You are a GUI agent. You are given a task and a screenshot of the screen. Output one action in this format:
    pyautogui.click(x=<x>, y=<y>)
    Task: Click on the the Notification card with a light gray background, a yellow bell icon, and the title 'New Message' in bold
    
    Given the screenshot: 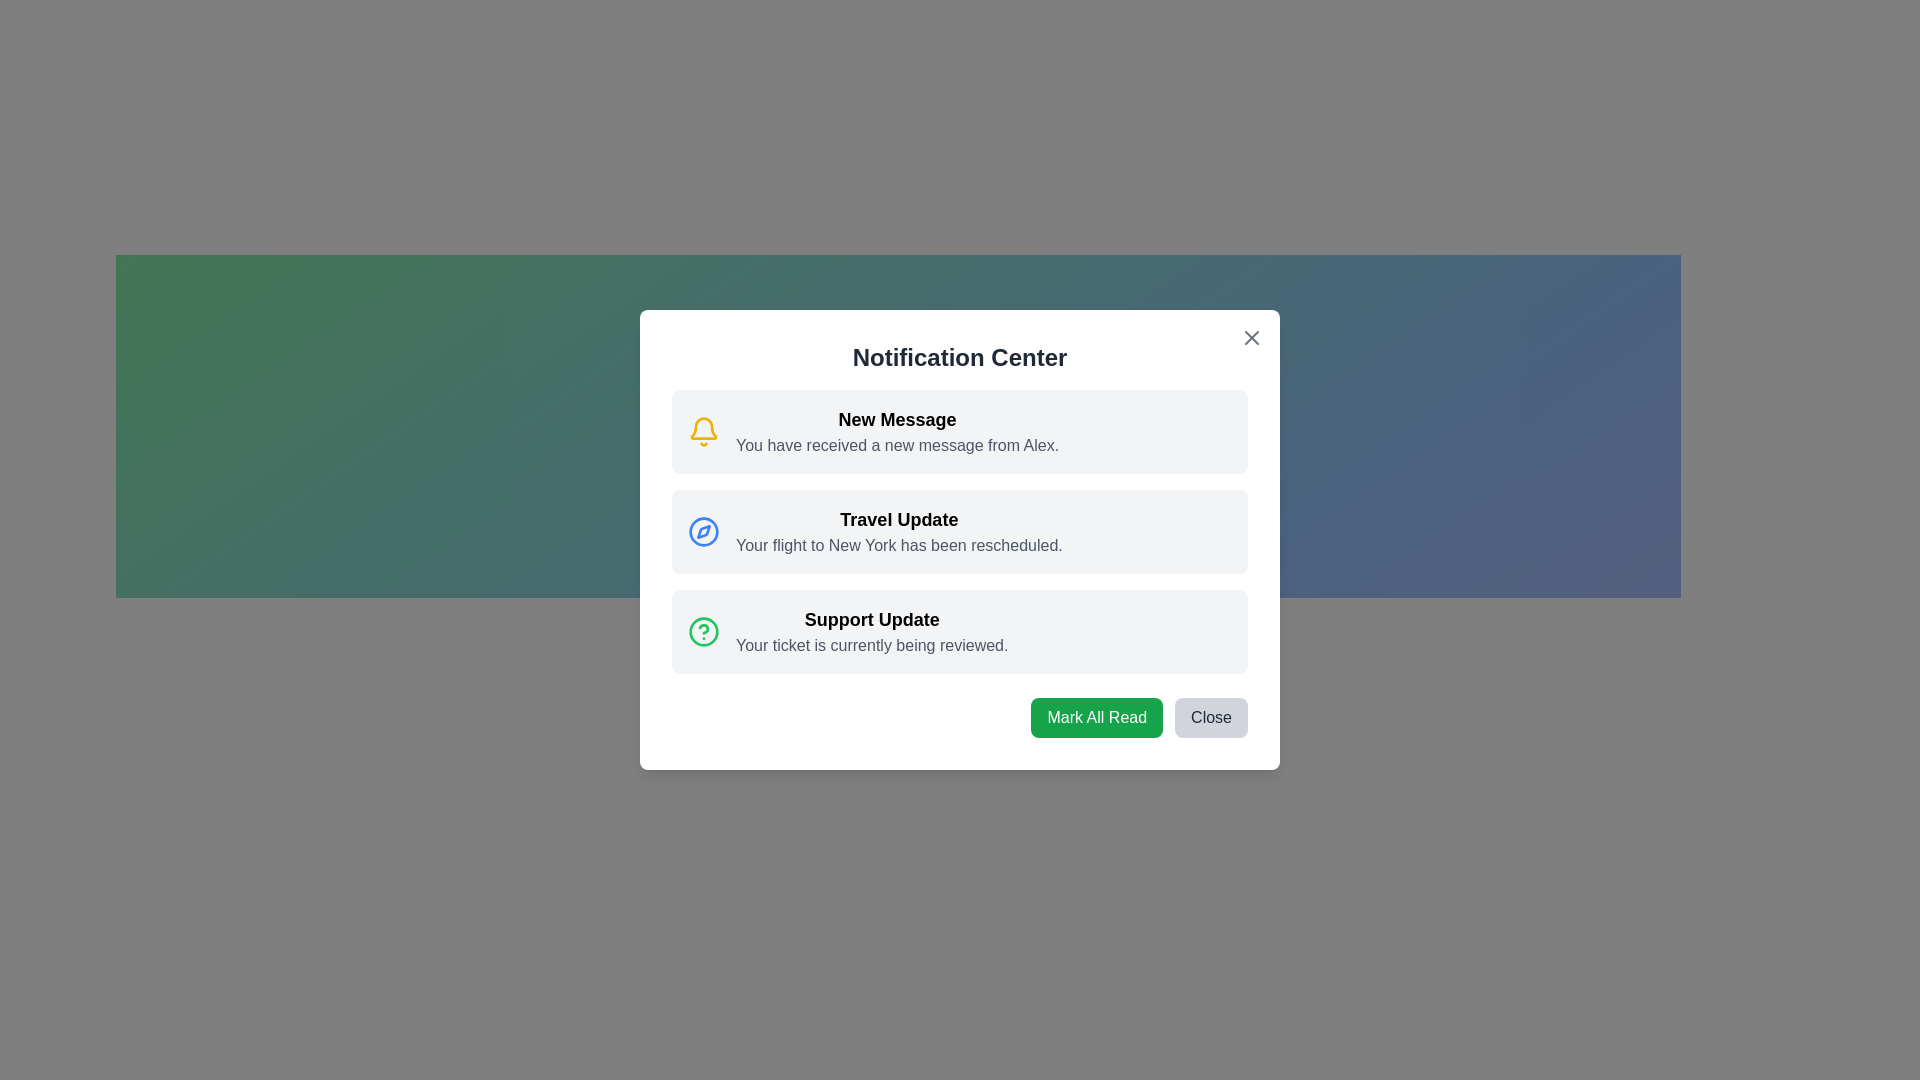 What is the action you would take?
    pyautogui.click(x=960, y=431)
    